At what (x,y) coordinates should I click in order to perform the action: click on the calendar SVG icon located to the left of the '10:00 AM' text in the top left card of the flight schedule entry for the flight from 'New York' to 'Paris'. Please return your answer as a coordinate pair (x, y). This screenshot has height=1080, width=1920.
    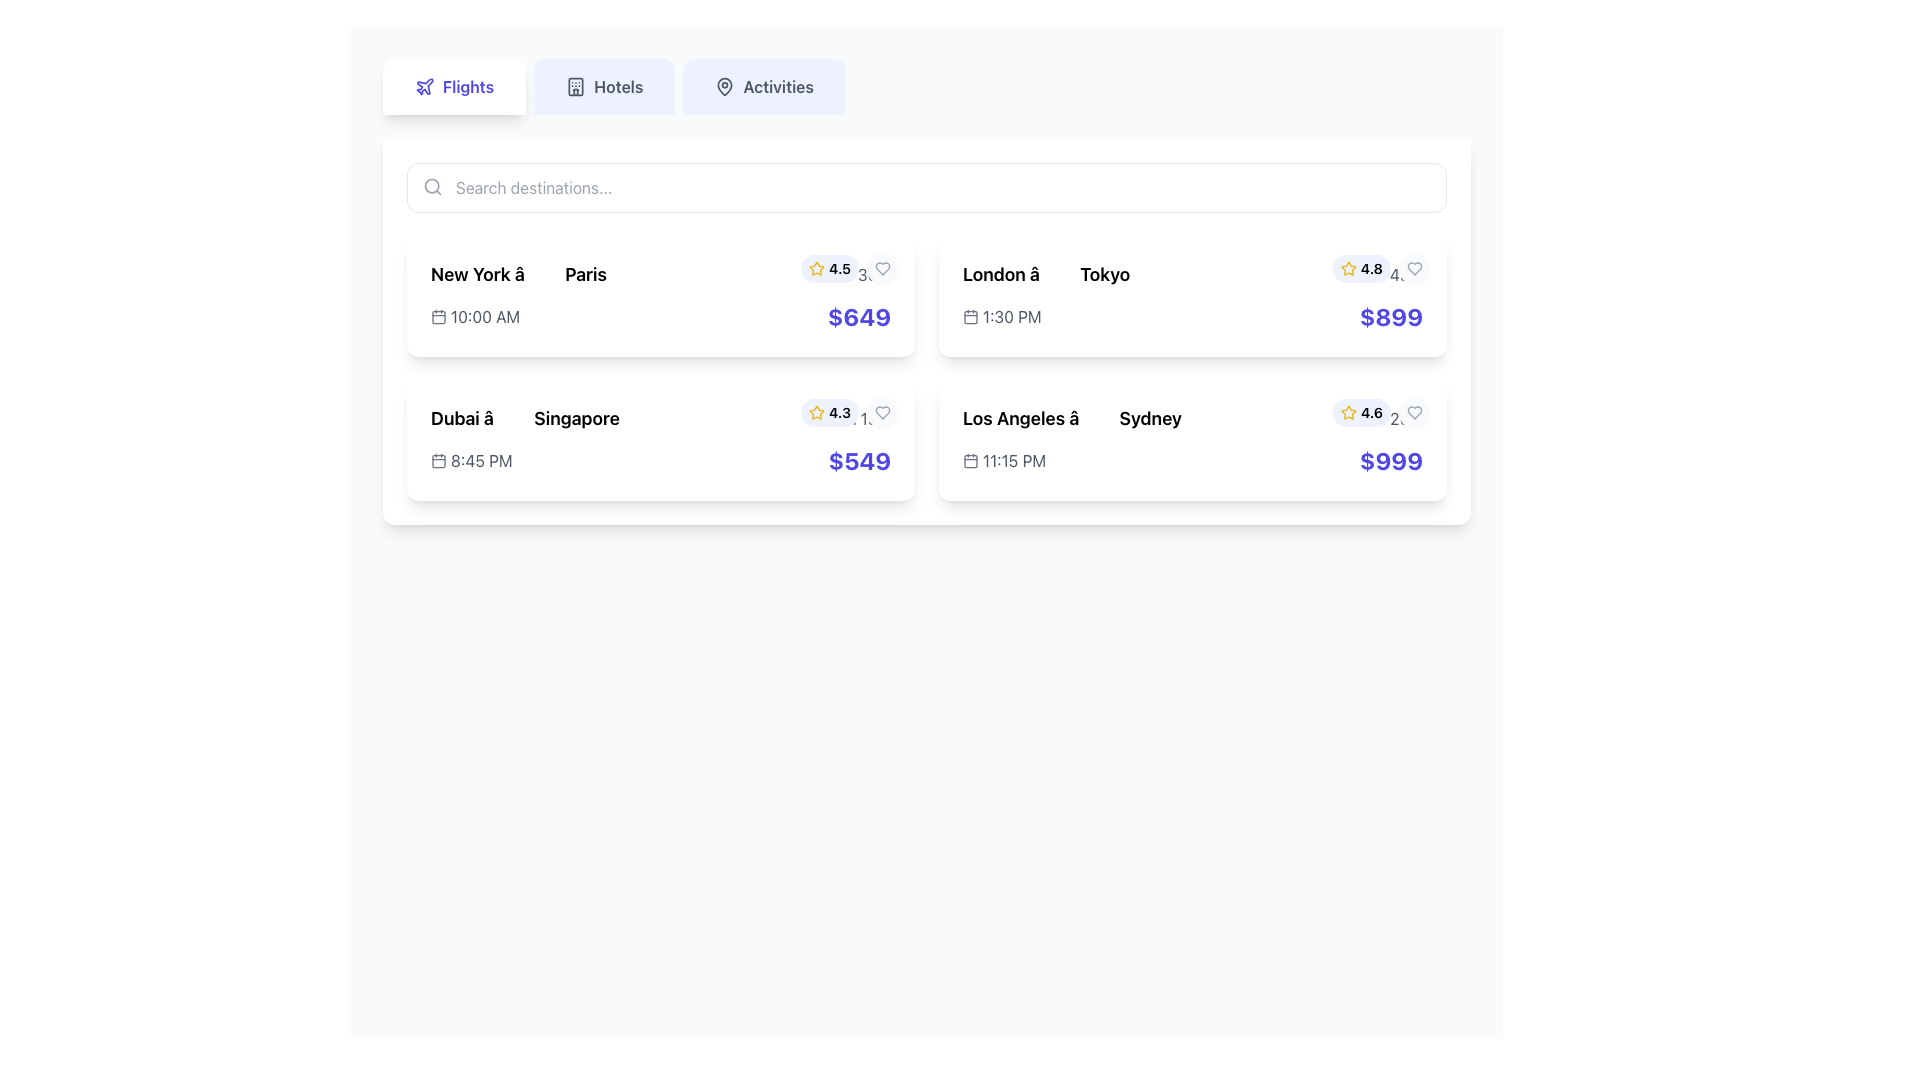
    Looking at the image, I should click on (437, 315).